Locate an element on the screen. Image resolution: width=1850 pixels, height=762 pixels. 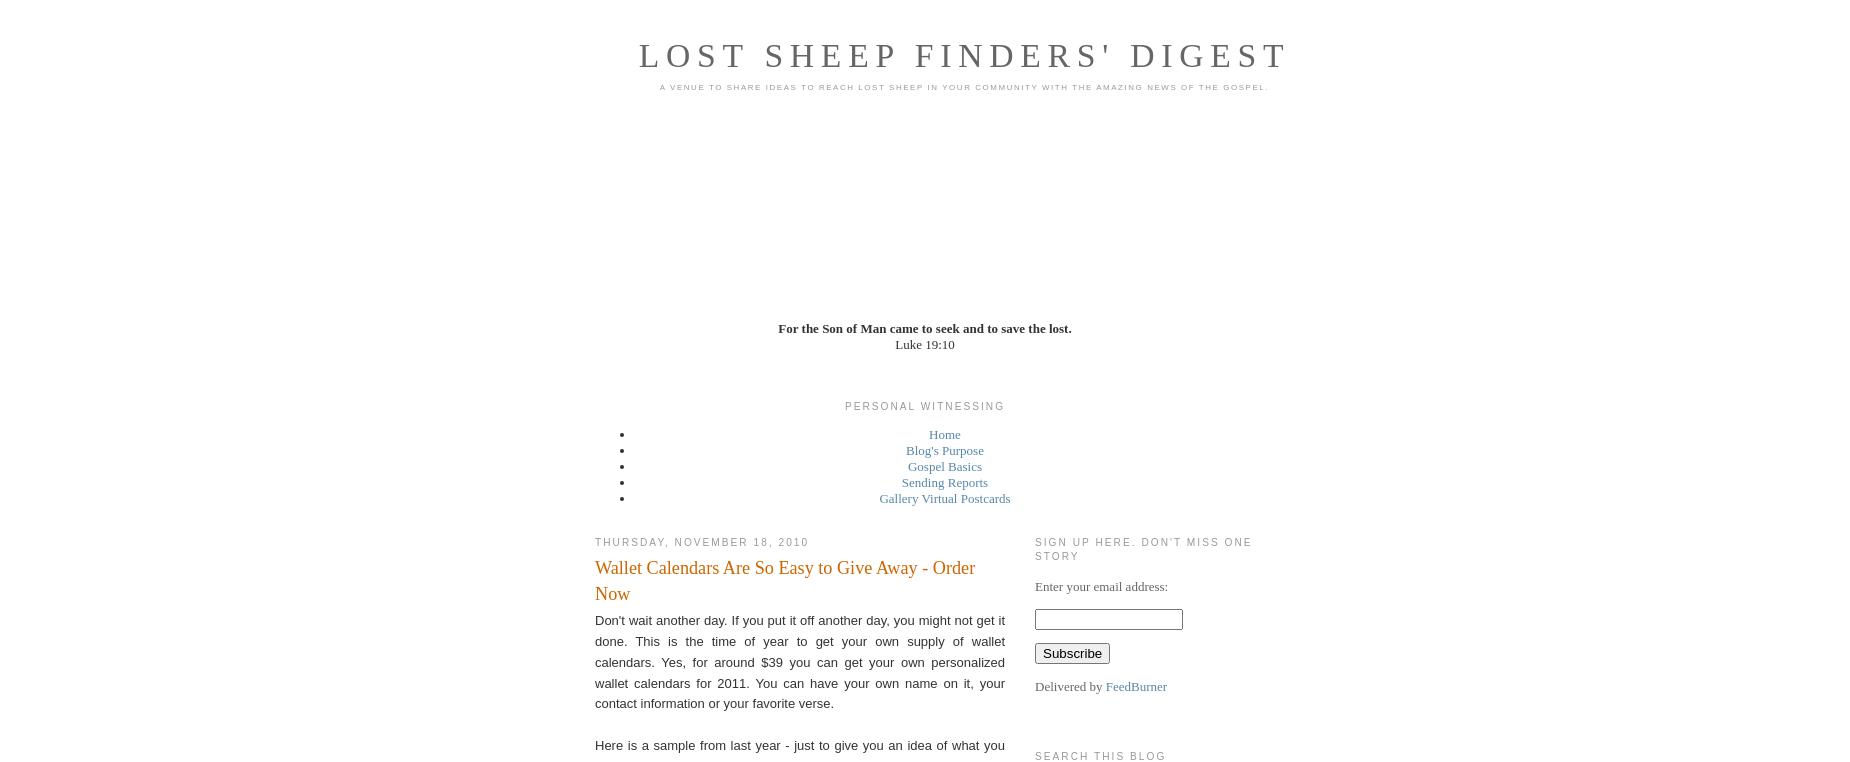
'Gallery Virtual Postcards' is located at coordinates (943, 498).